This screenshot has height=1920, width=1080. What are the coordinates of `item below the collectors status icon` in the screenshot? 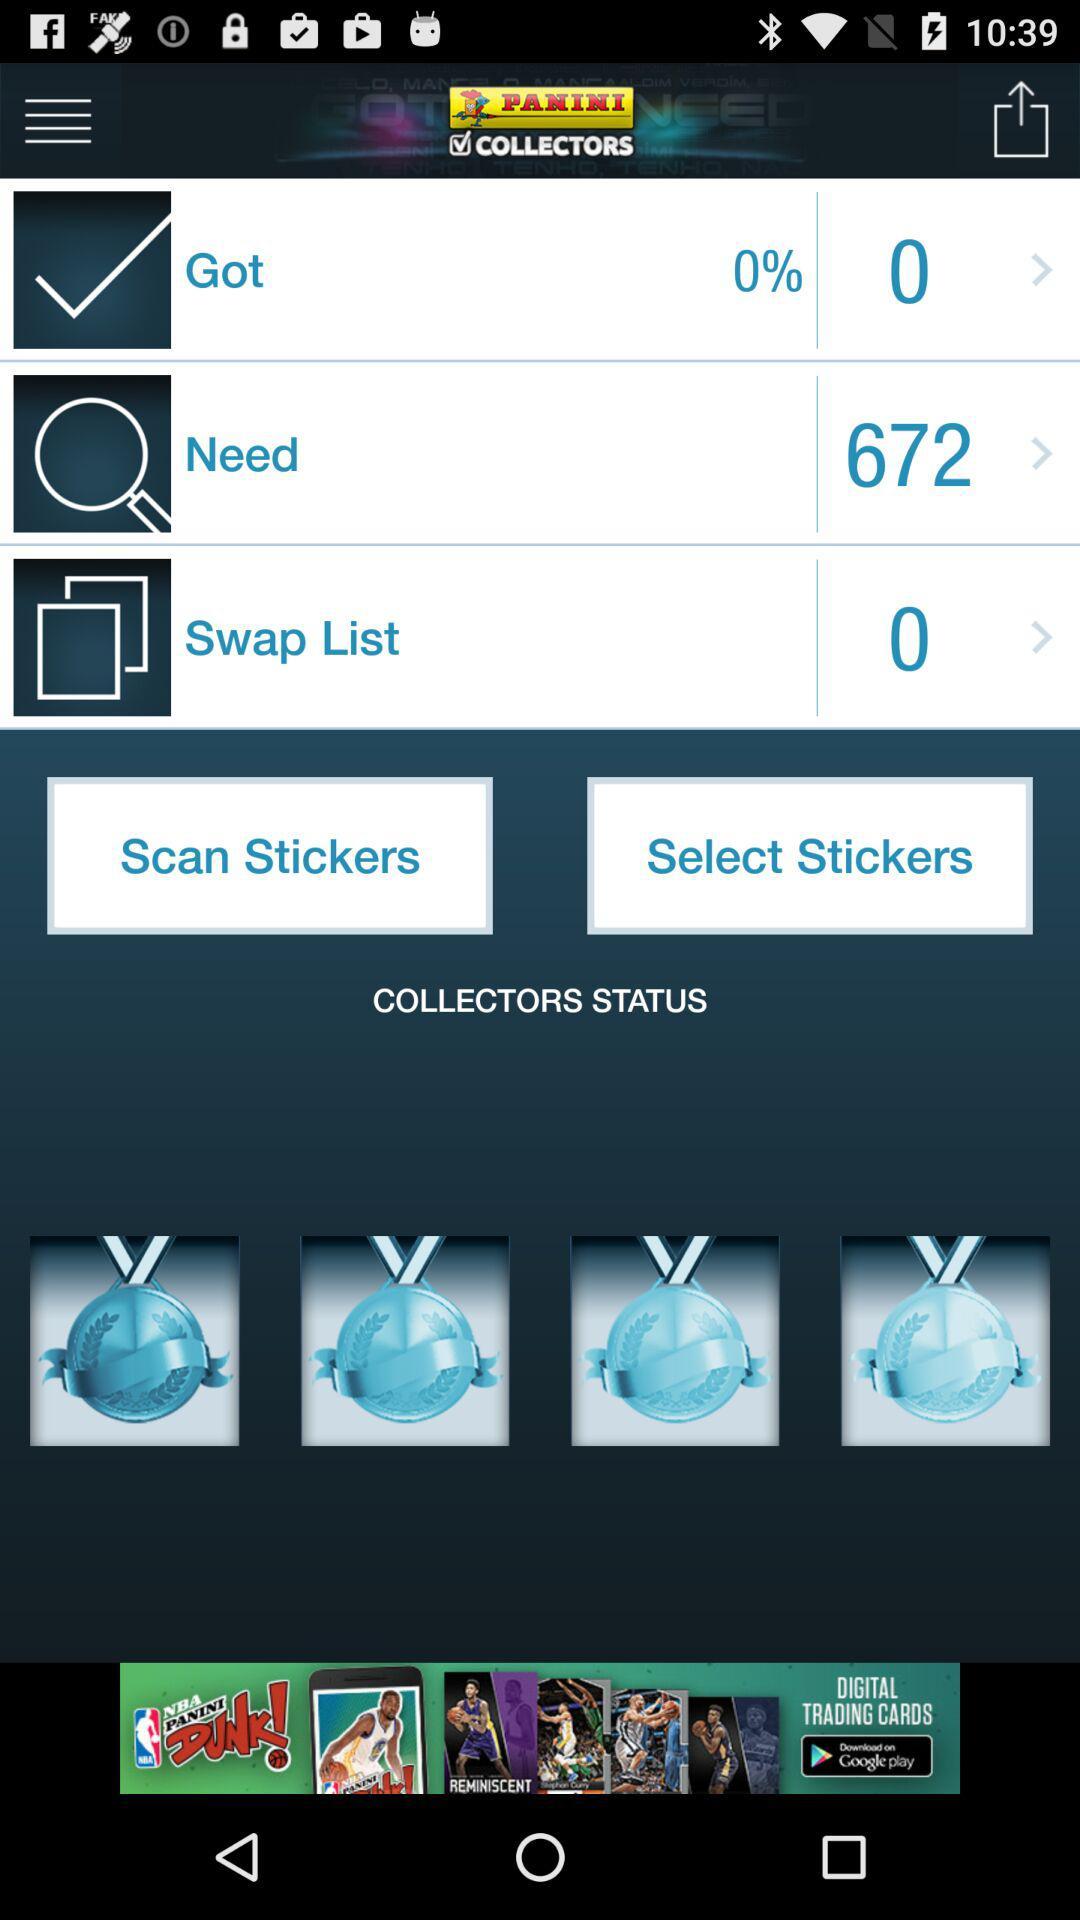 It's located at (945, 1340).